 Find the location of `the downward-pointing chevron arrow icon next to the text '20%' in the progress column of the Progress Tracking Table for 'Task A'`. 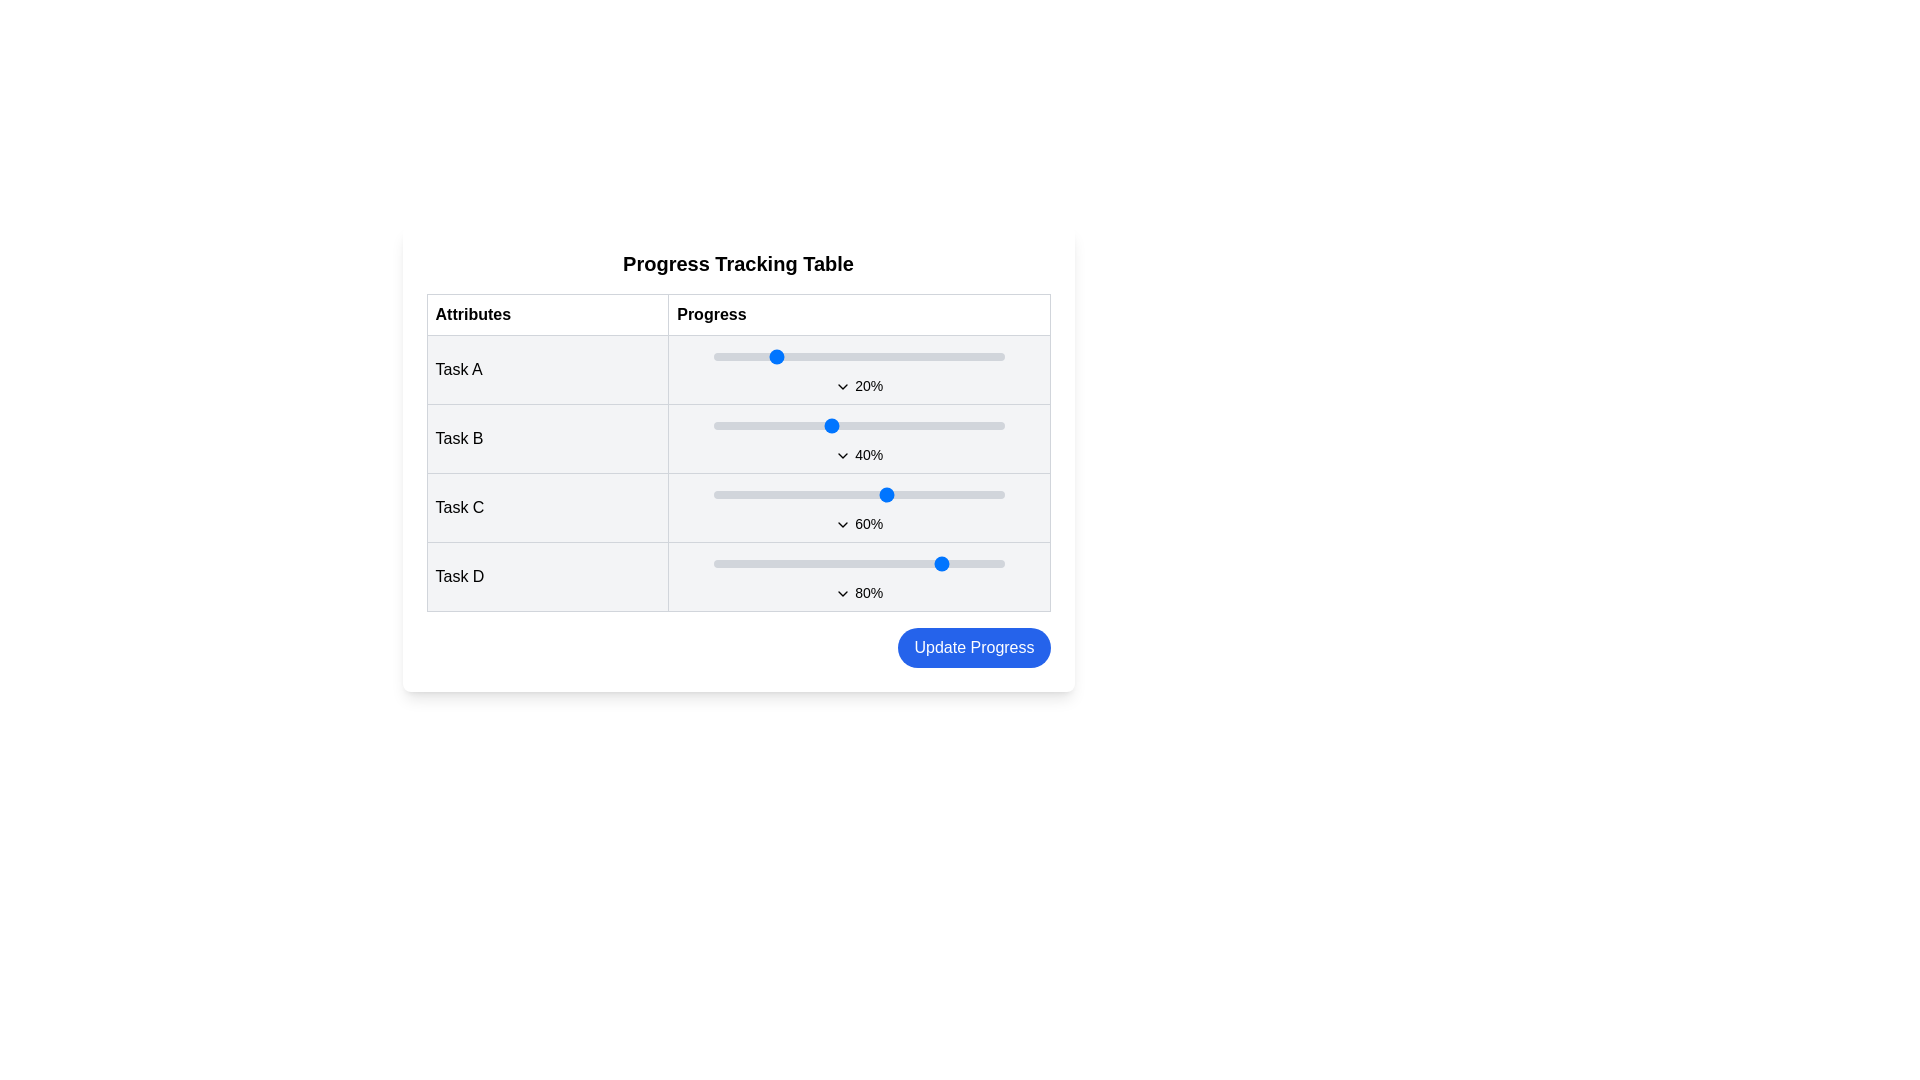

the downward-pointing chevron arrow icon next to the text '20%' in the progress column of the Progress Tracking Table for 'Task A' is located at coordinates (843, 387).